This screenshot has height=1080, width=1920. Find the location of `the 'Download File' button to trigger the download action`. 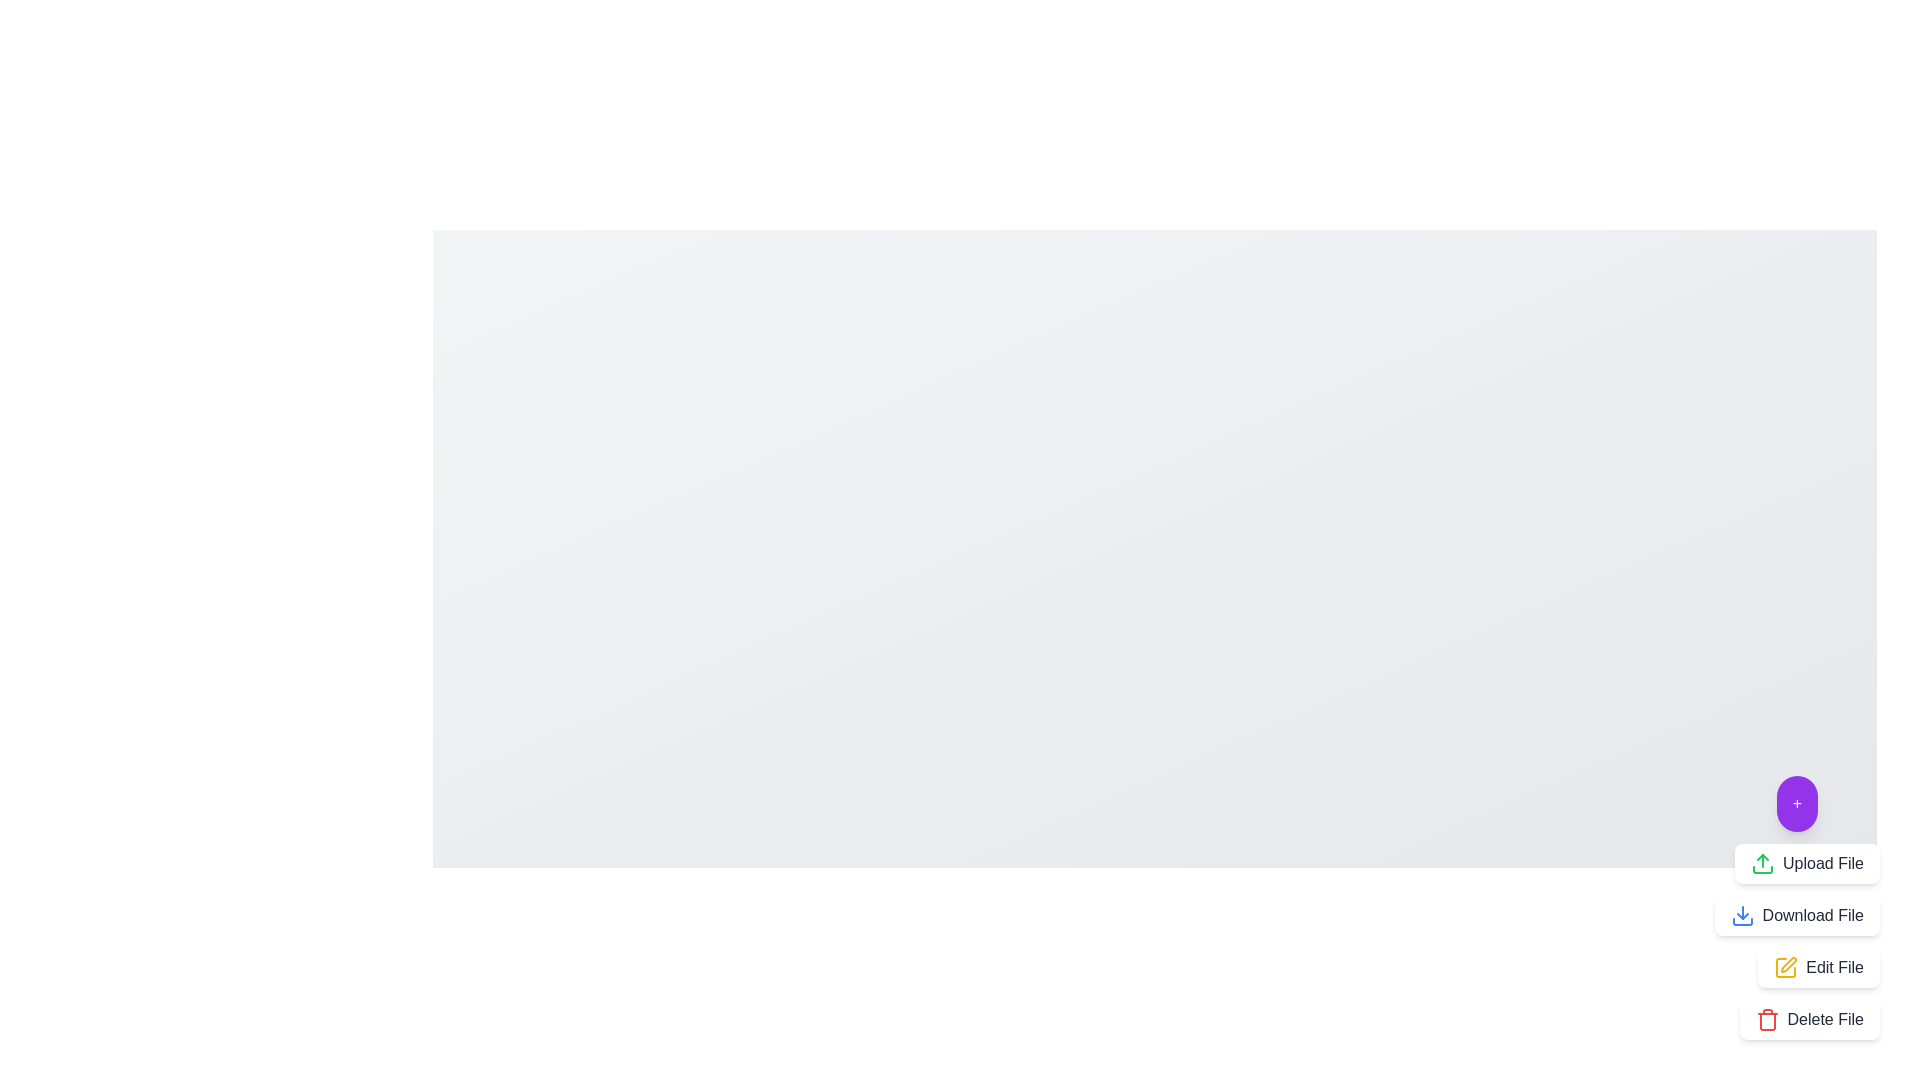

the 'Download File' button to trigger the download action is located at coordinates (1796, 915).